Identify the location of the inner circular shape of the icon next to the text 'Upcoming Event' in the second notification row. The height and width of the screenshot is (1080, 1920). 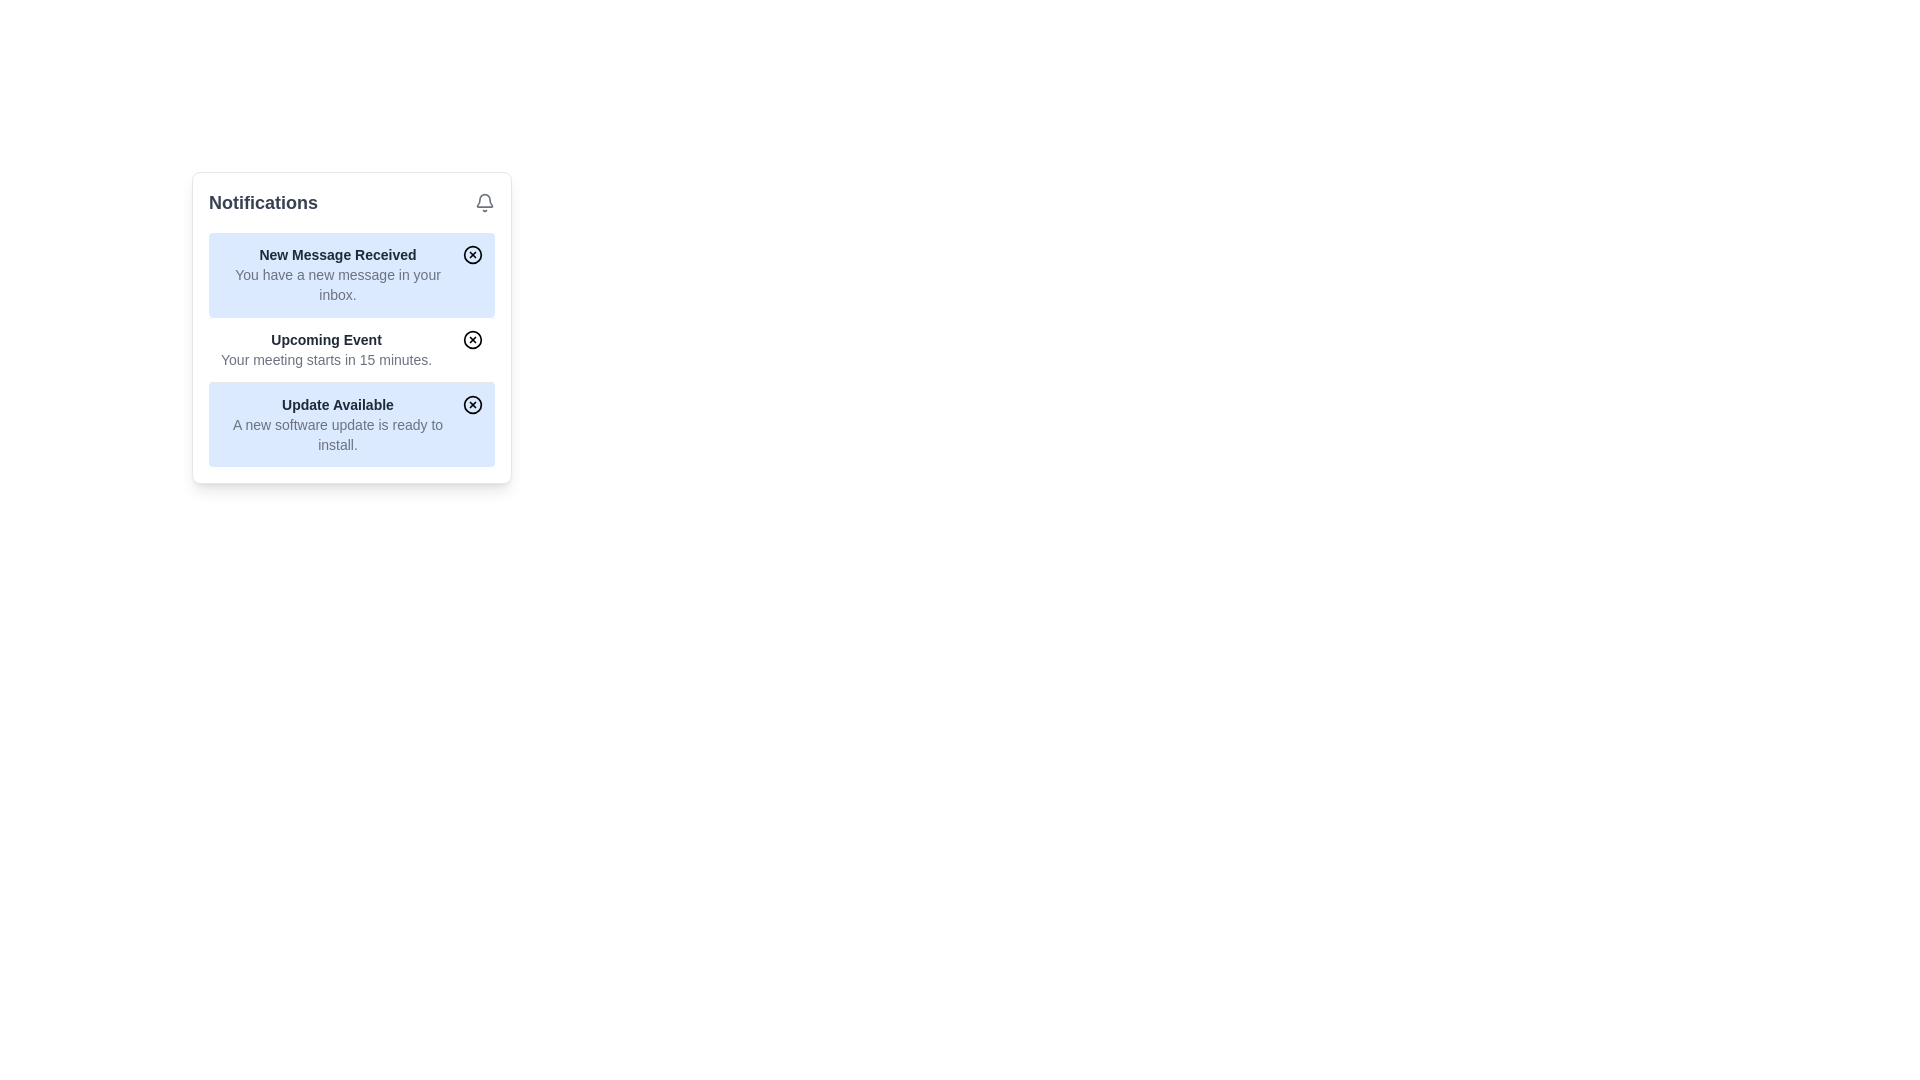
(472, 338).